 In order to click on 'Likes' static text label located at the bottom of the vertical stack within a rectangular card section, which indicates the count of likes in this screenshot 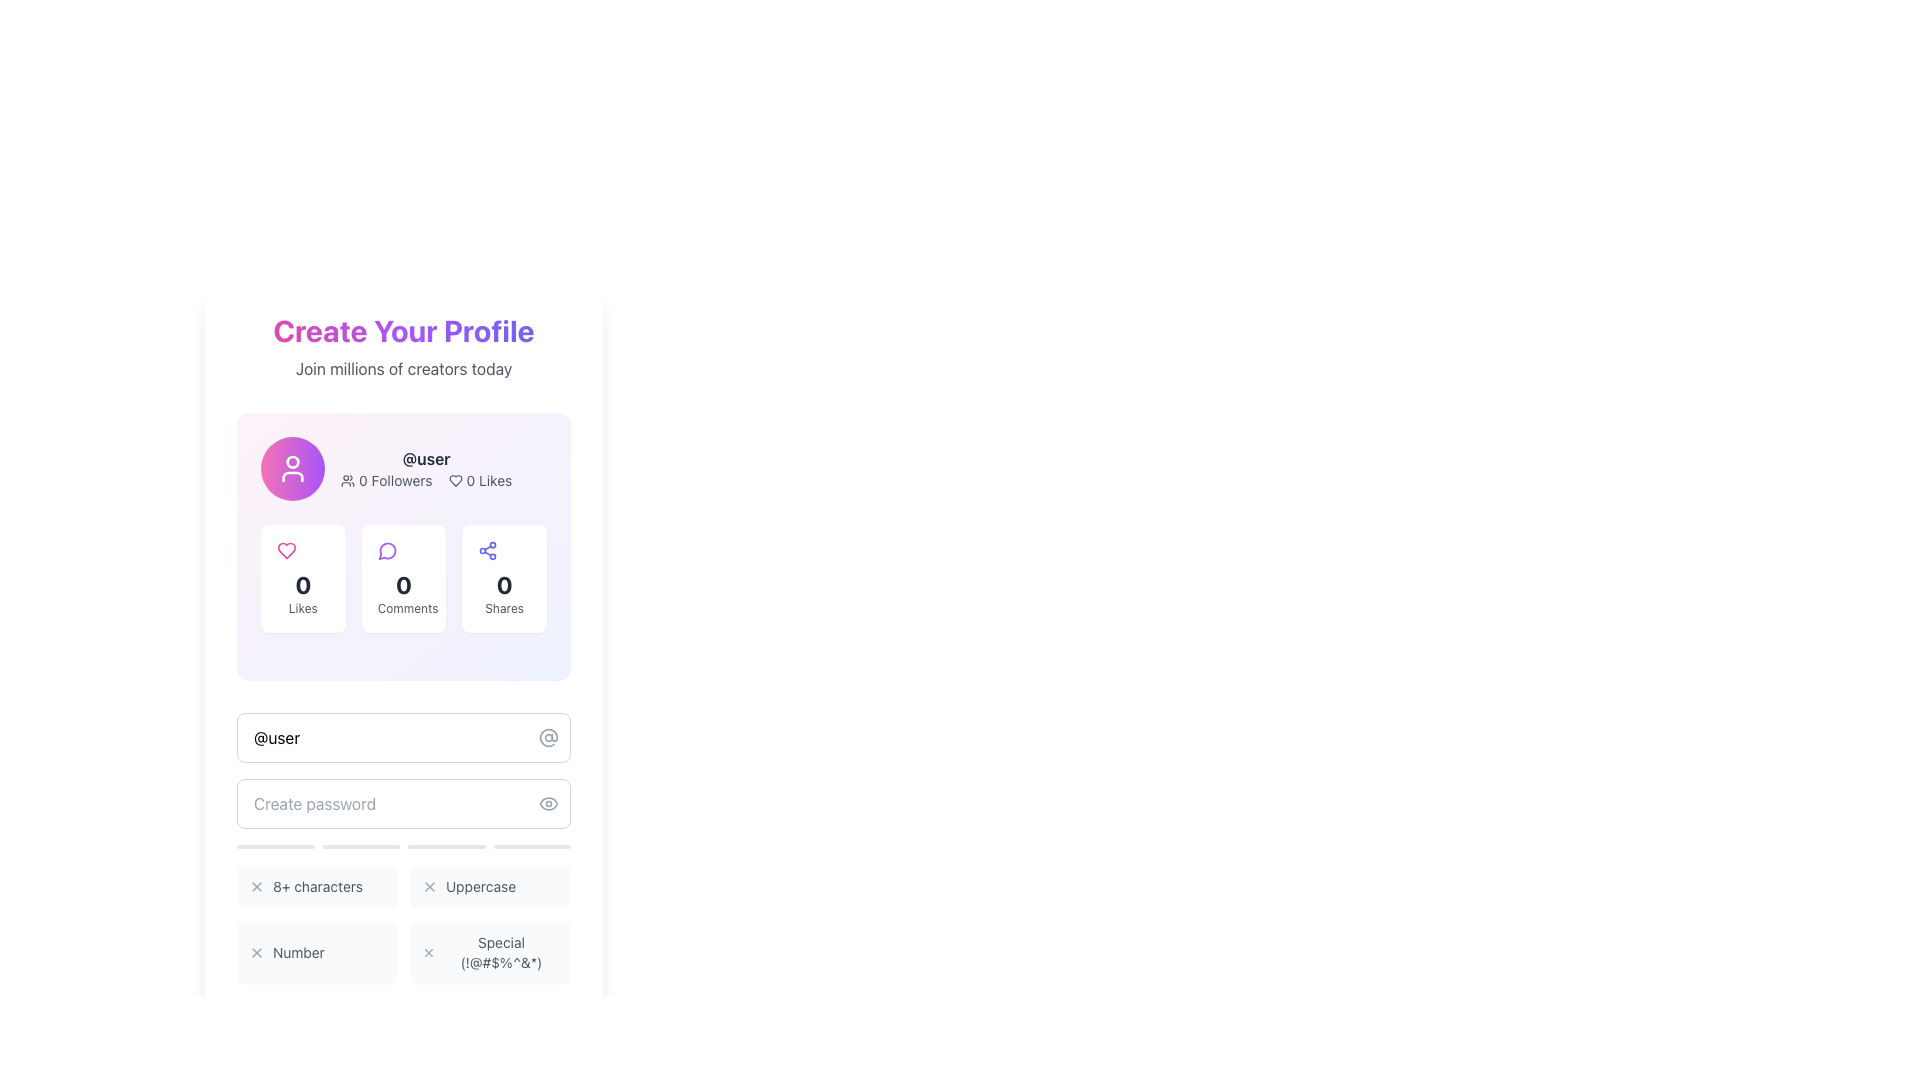, I will do `click(302, 608)`.